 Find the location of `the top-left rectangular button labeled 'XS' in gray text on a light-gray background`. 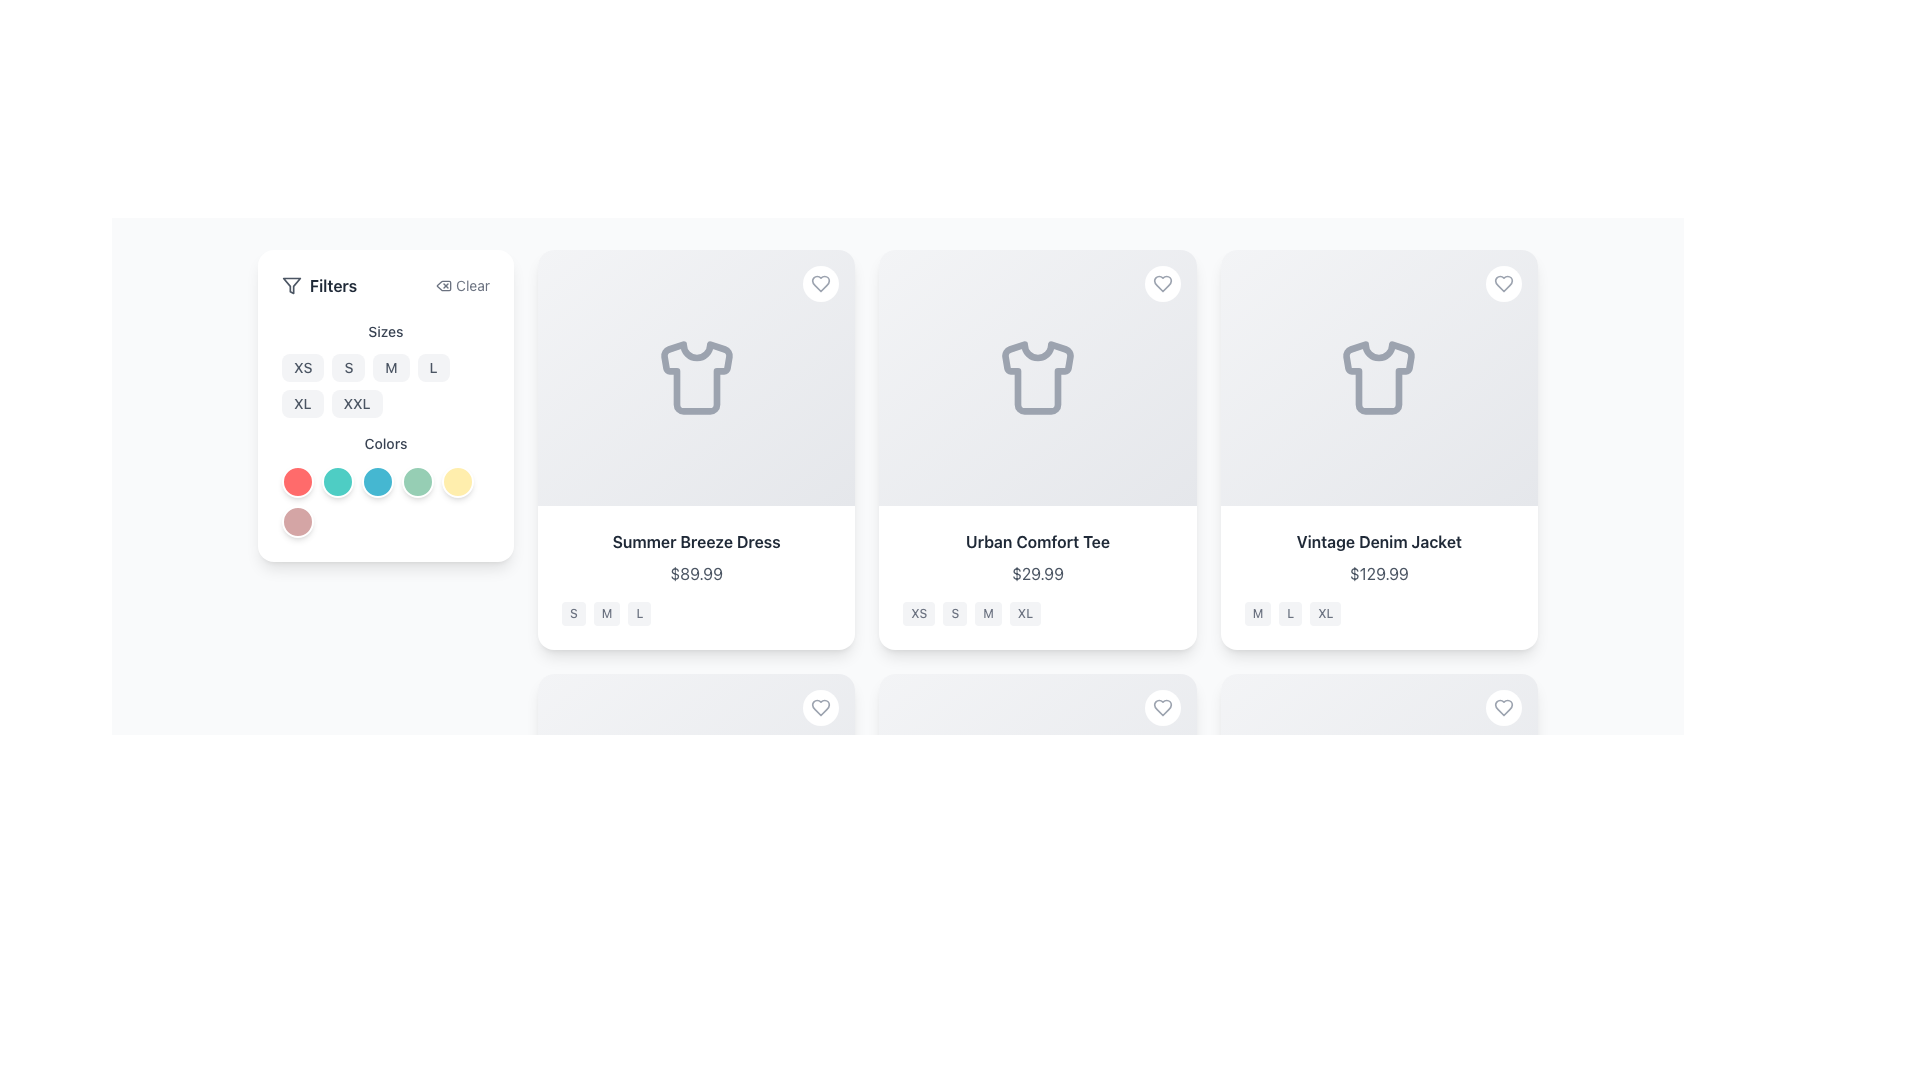

the top-left rectangular button labeled 'XS' in gray text on a light-gray background is located at coordinates (301, 367).